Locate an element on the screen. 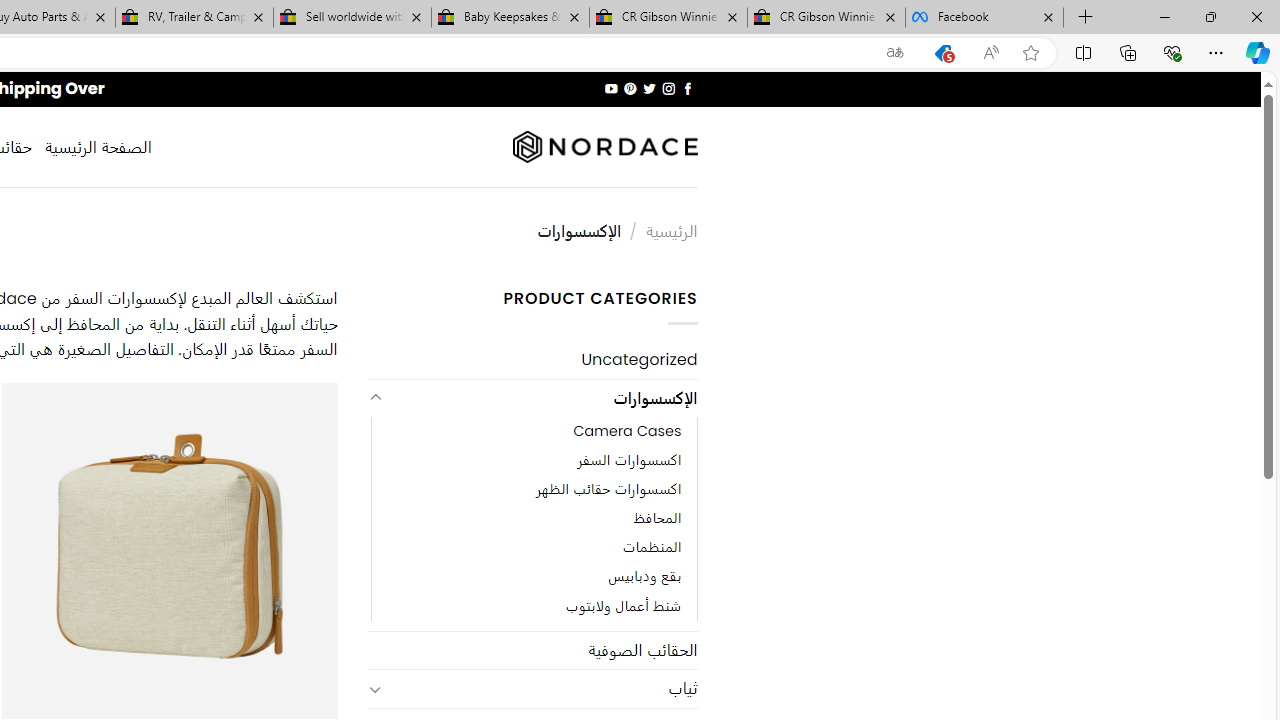 The image size is (1280, 720). 'Follow on Facebook' is located at coordinates (687, 88).